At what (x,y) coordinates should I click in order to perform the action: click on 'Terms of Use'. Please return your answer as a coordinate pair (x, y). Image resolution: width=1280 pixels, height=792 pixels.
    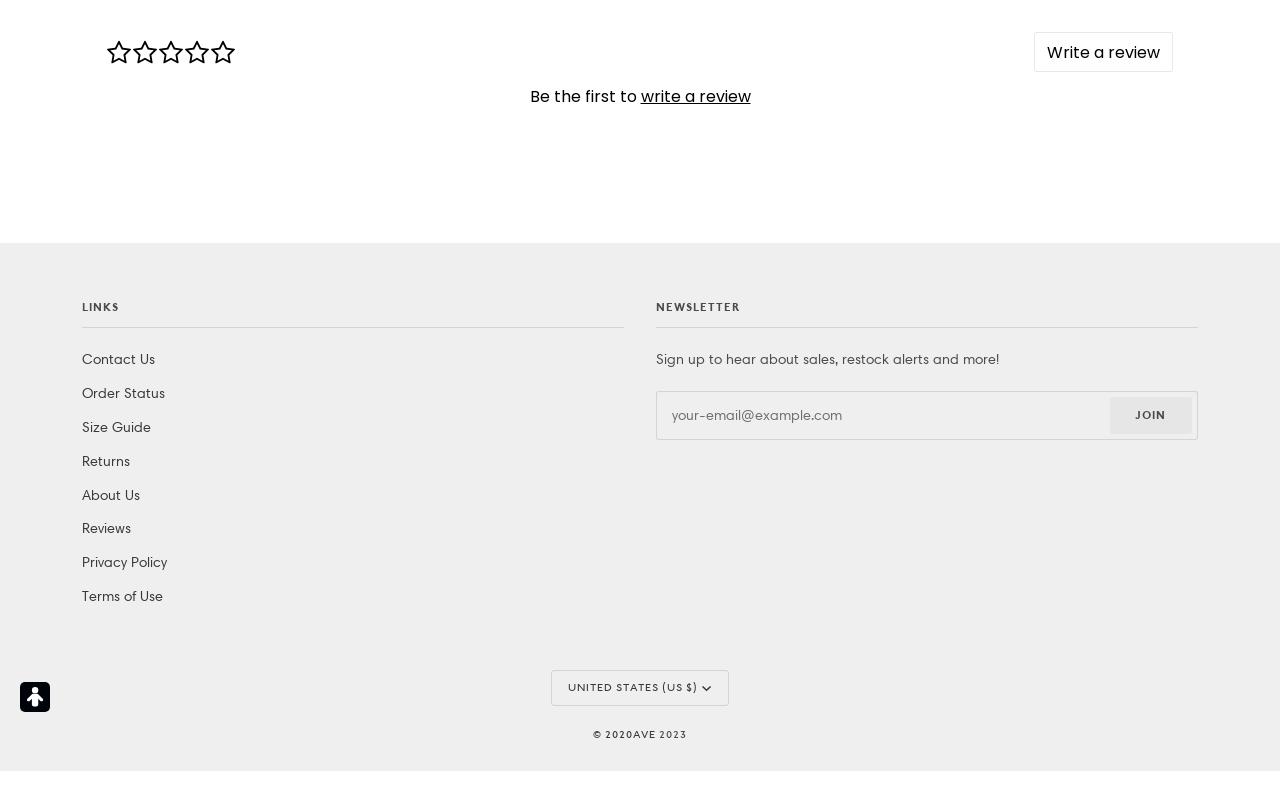
    Looking at the image, I should click on (121, 219).